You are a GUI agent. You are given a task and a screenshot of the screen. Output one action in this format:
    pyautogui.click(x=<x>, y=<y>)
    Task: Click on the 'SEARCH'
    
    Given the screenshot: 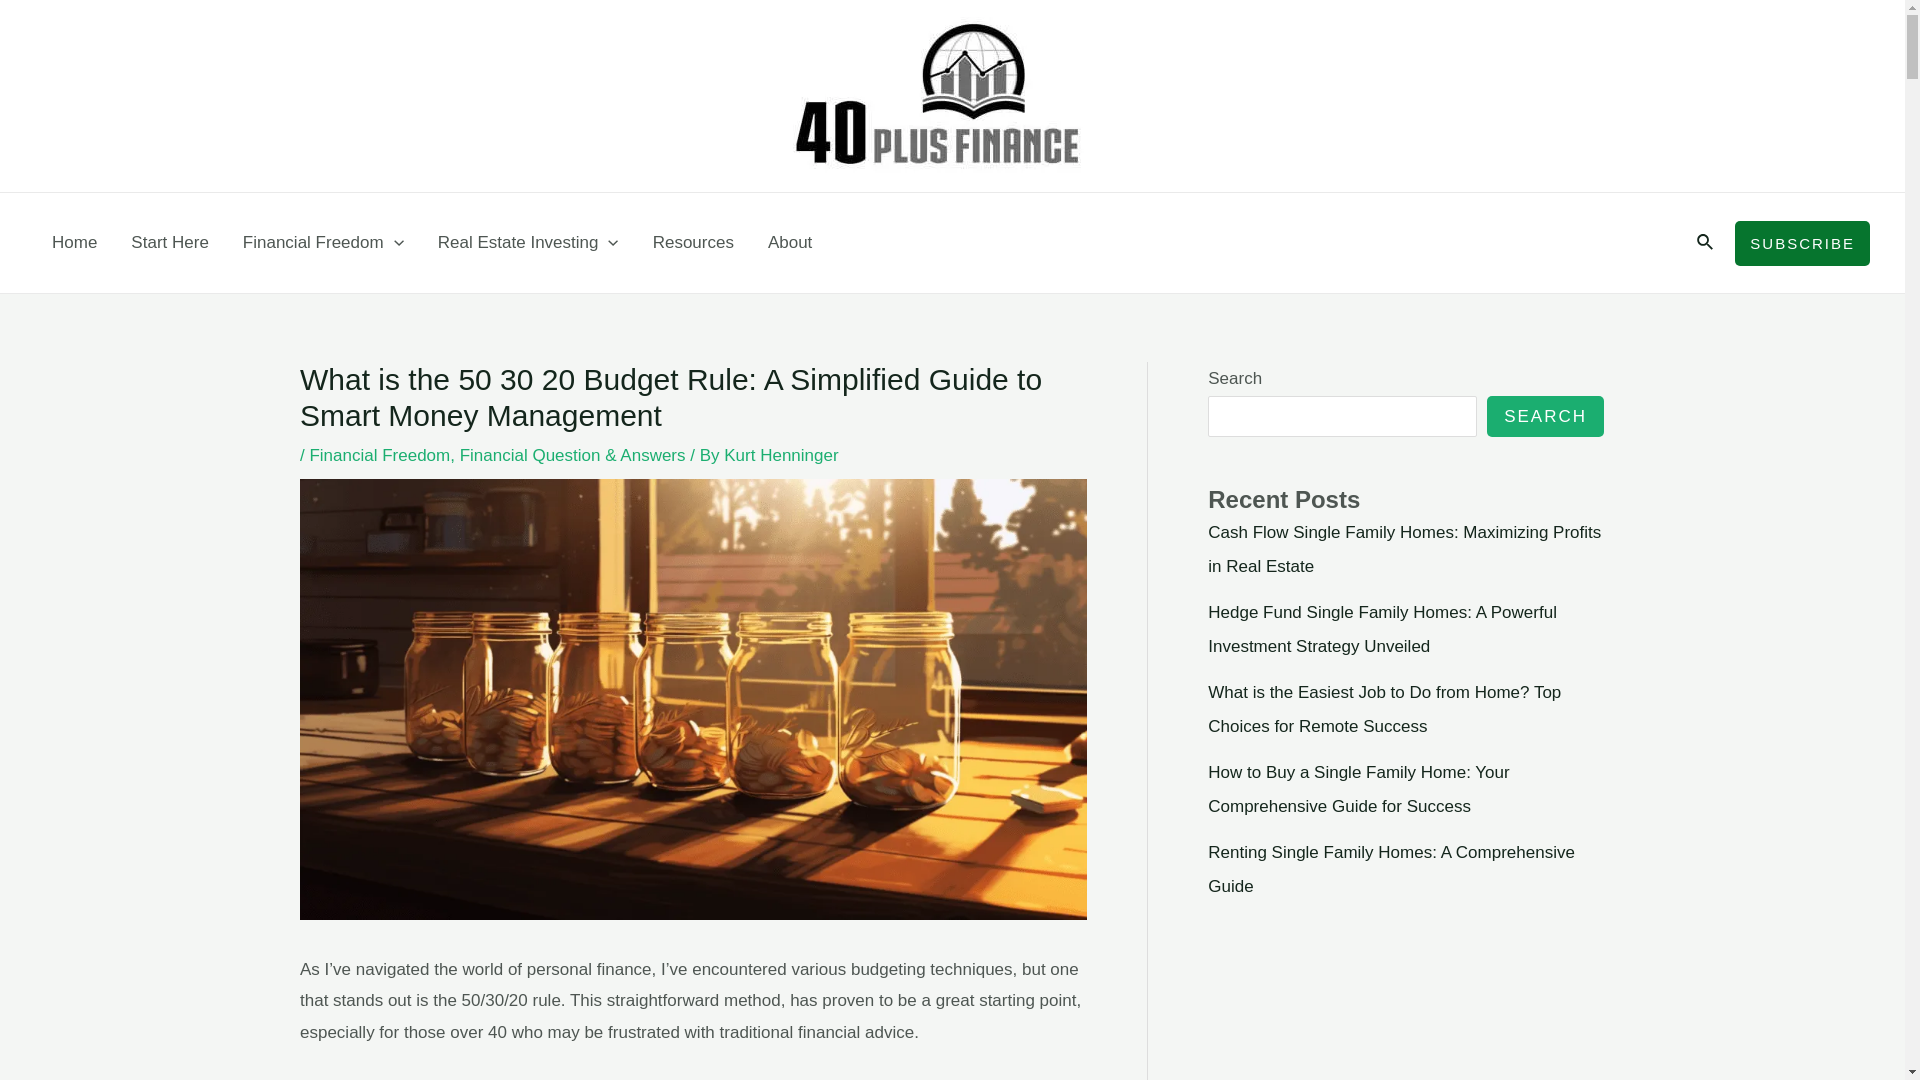 What is the action you would take?
    pyautogui.click(x=1487, y=415)
    